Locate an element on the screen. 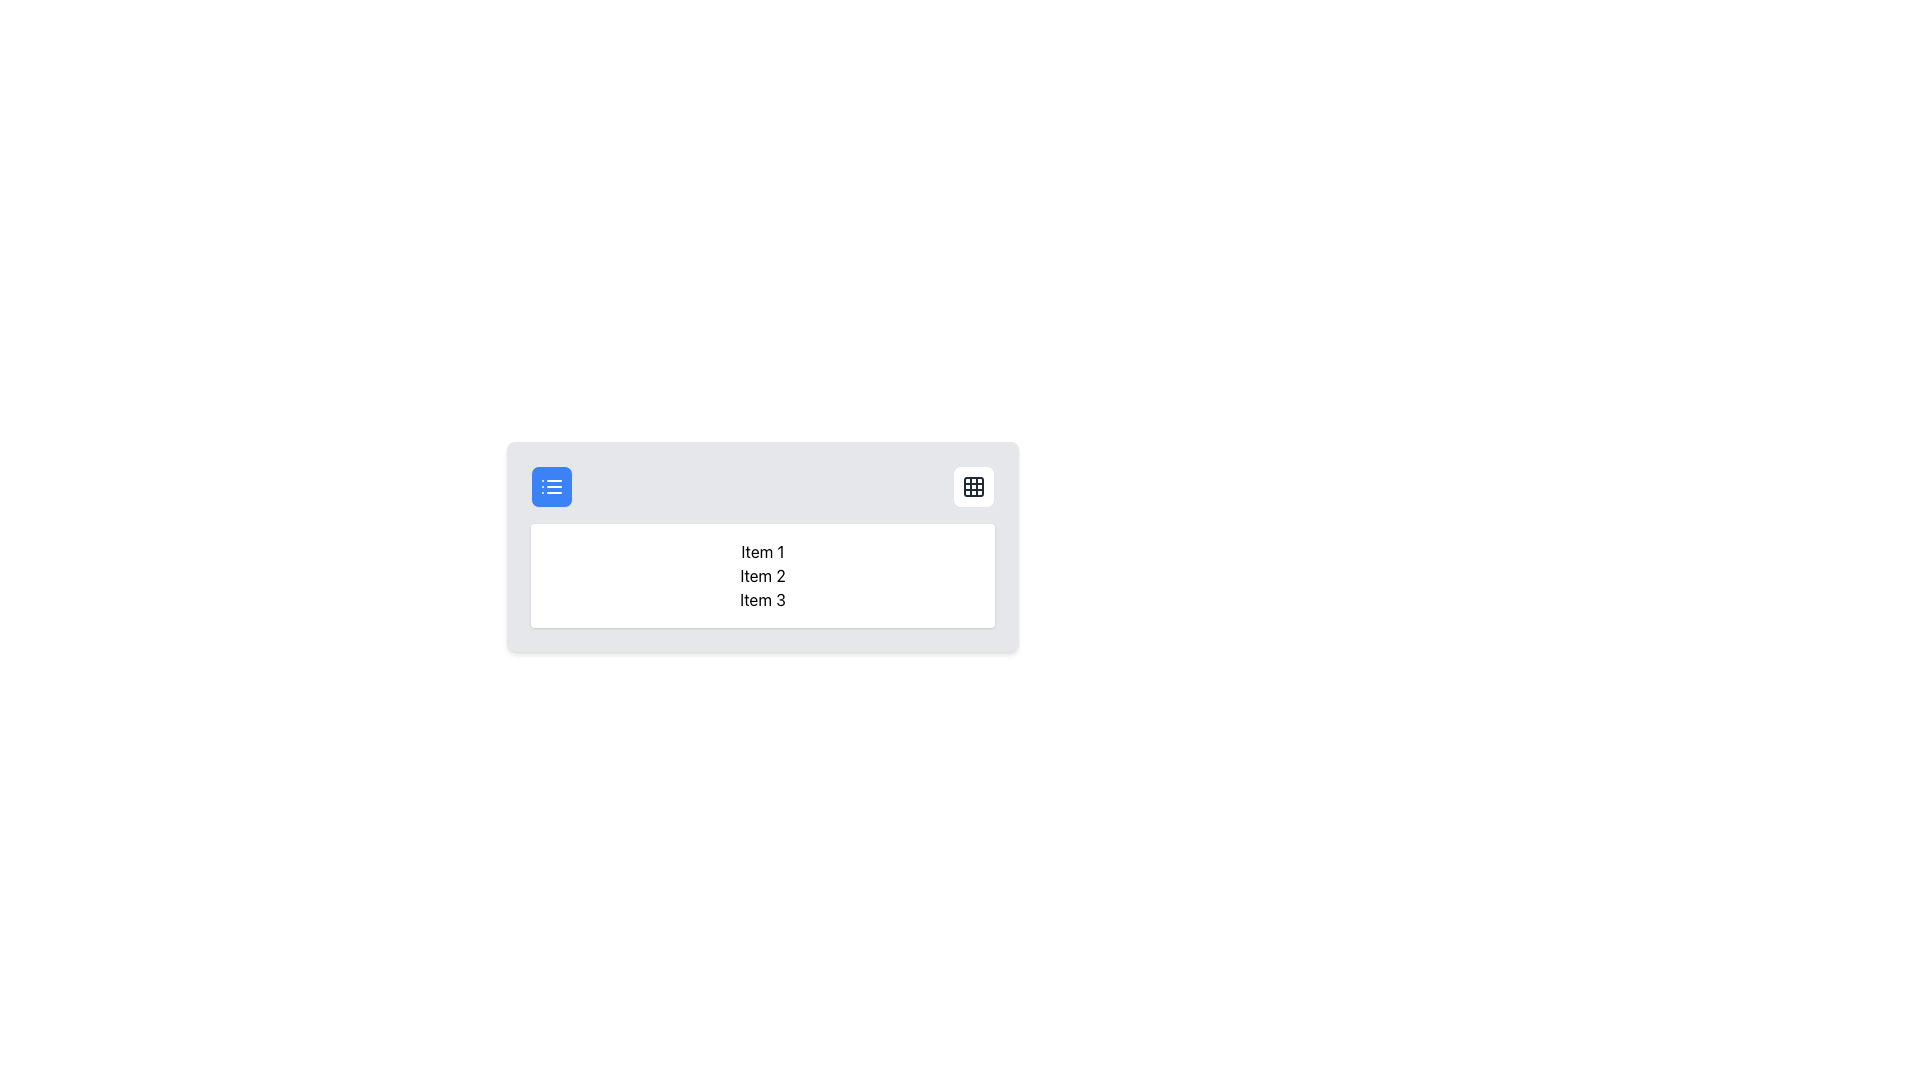 The image size is (1920, 1080). the static text label displaying 'Item 2', which is located between 'Item 1' above and 'Item 3' below in a vertically stacked list is located at coordinates (762, 575).